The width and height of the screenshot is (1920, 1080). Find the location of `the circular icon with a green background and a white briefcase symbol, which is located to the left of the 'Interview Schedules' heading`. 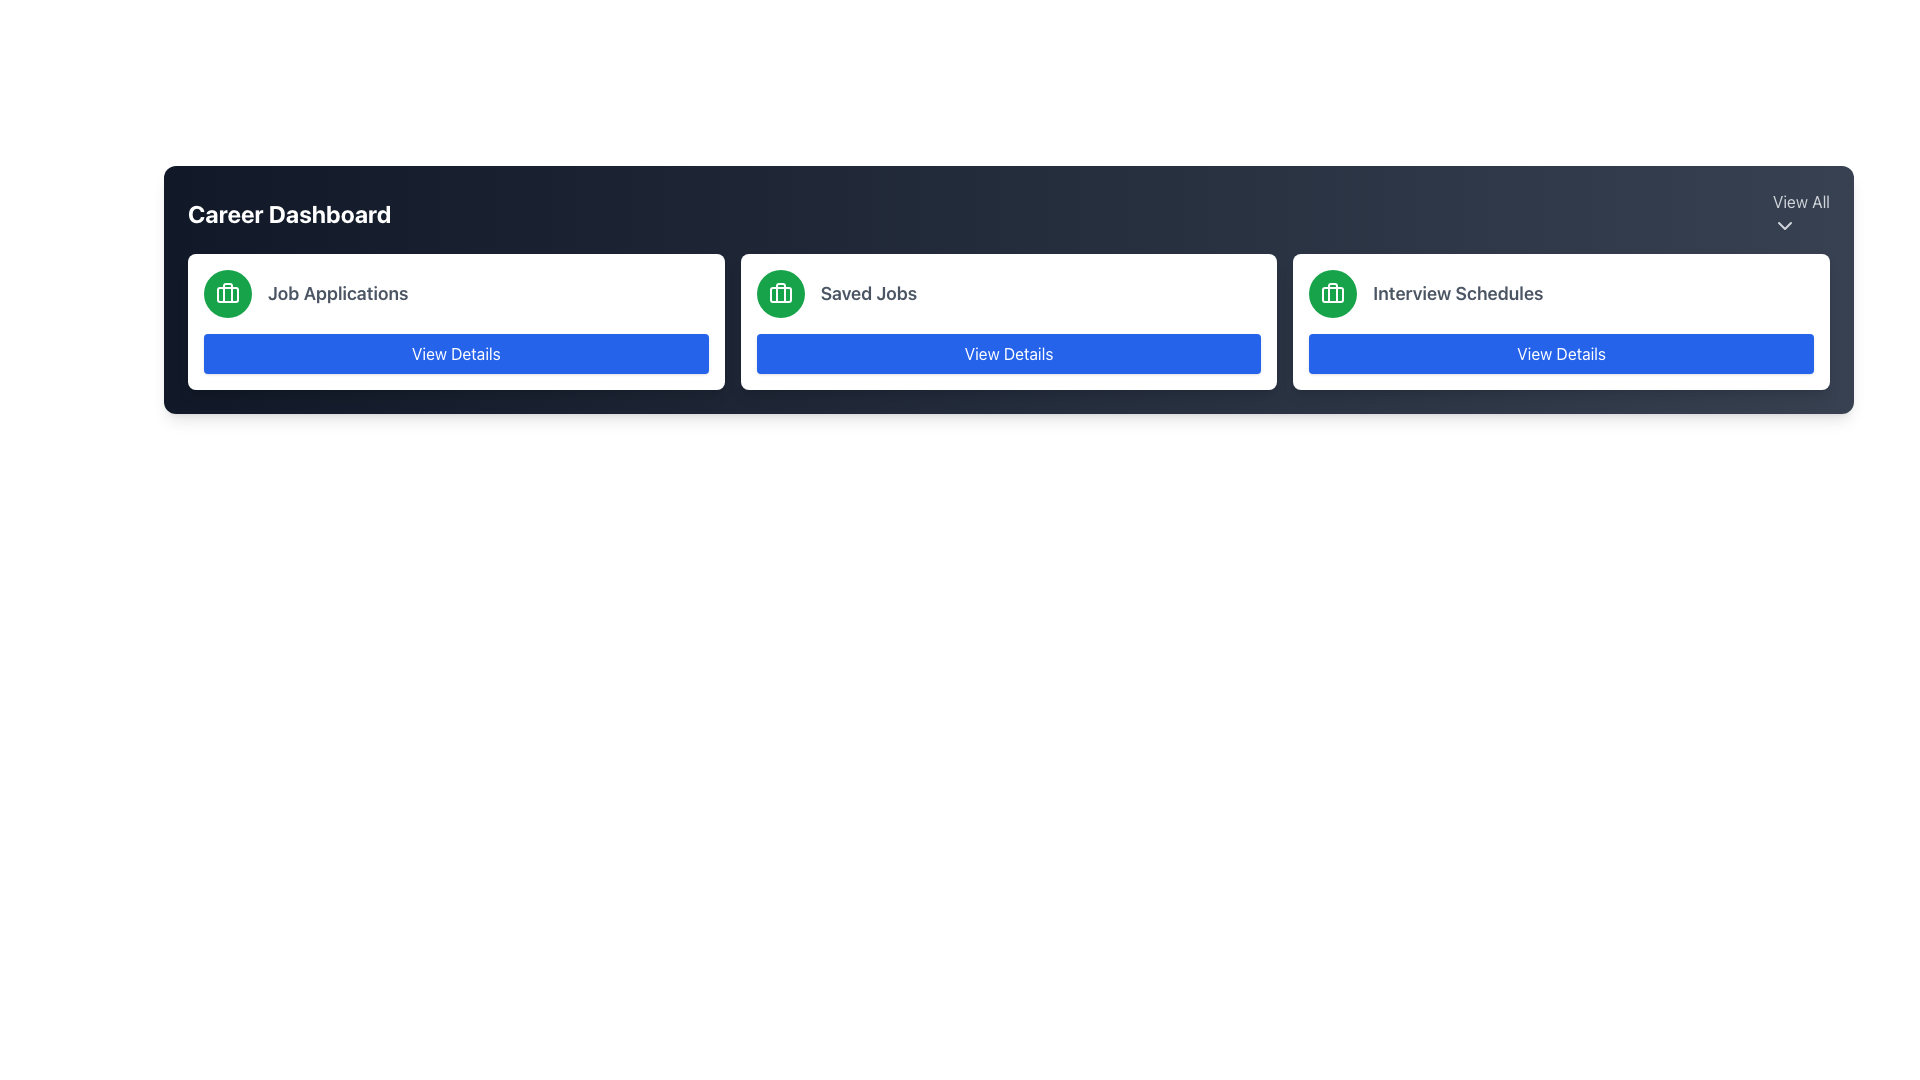

the circular icon with a green background and a white briefcase symbol, which is located to the left of the 'Interview Schedules' heading is located at coordinates (1333, 293).